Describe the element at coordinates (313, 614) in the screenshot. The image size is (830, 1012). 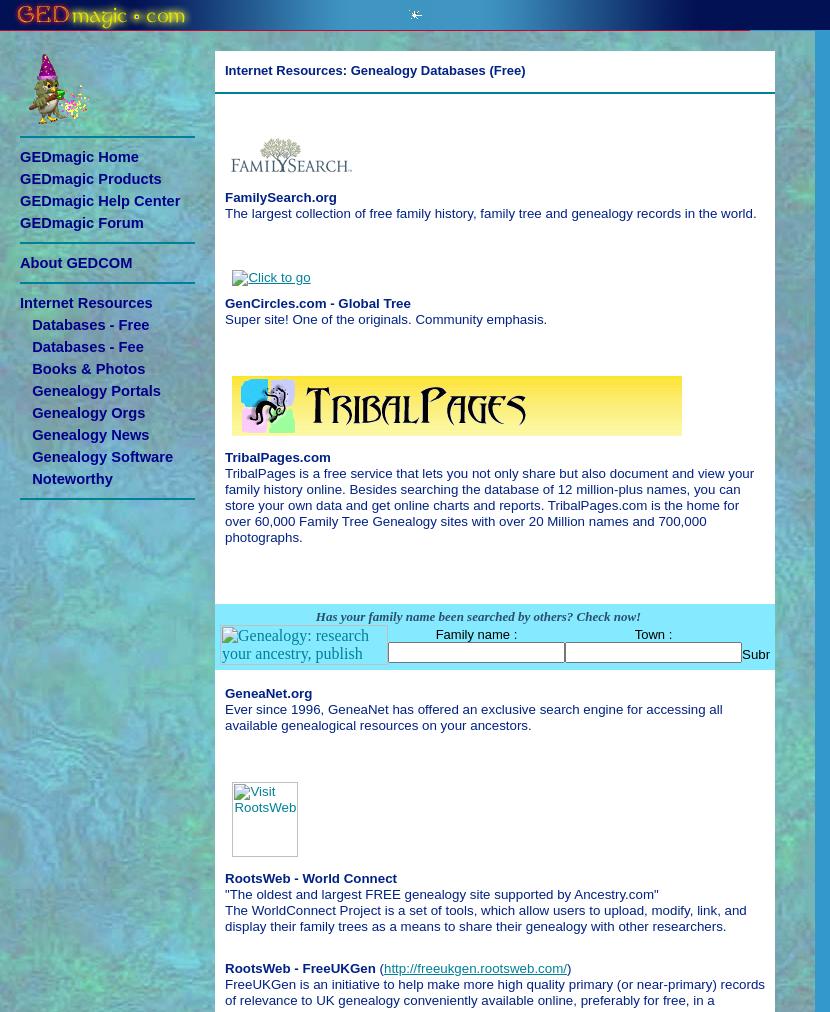
I see `'Has your family name been searched by others?  Check now!'` at that location.